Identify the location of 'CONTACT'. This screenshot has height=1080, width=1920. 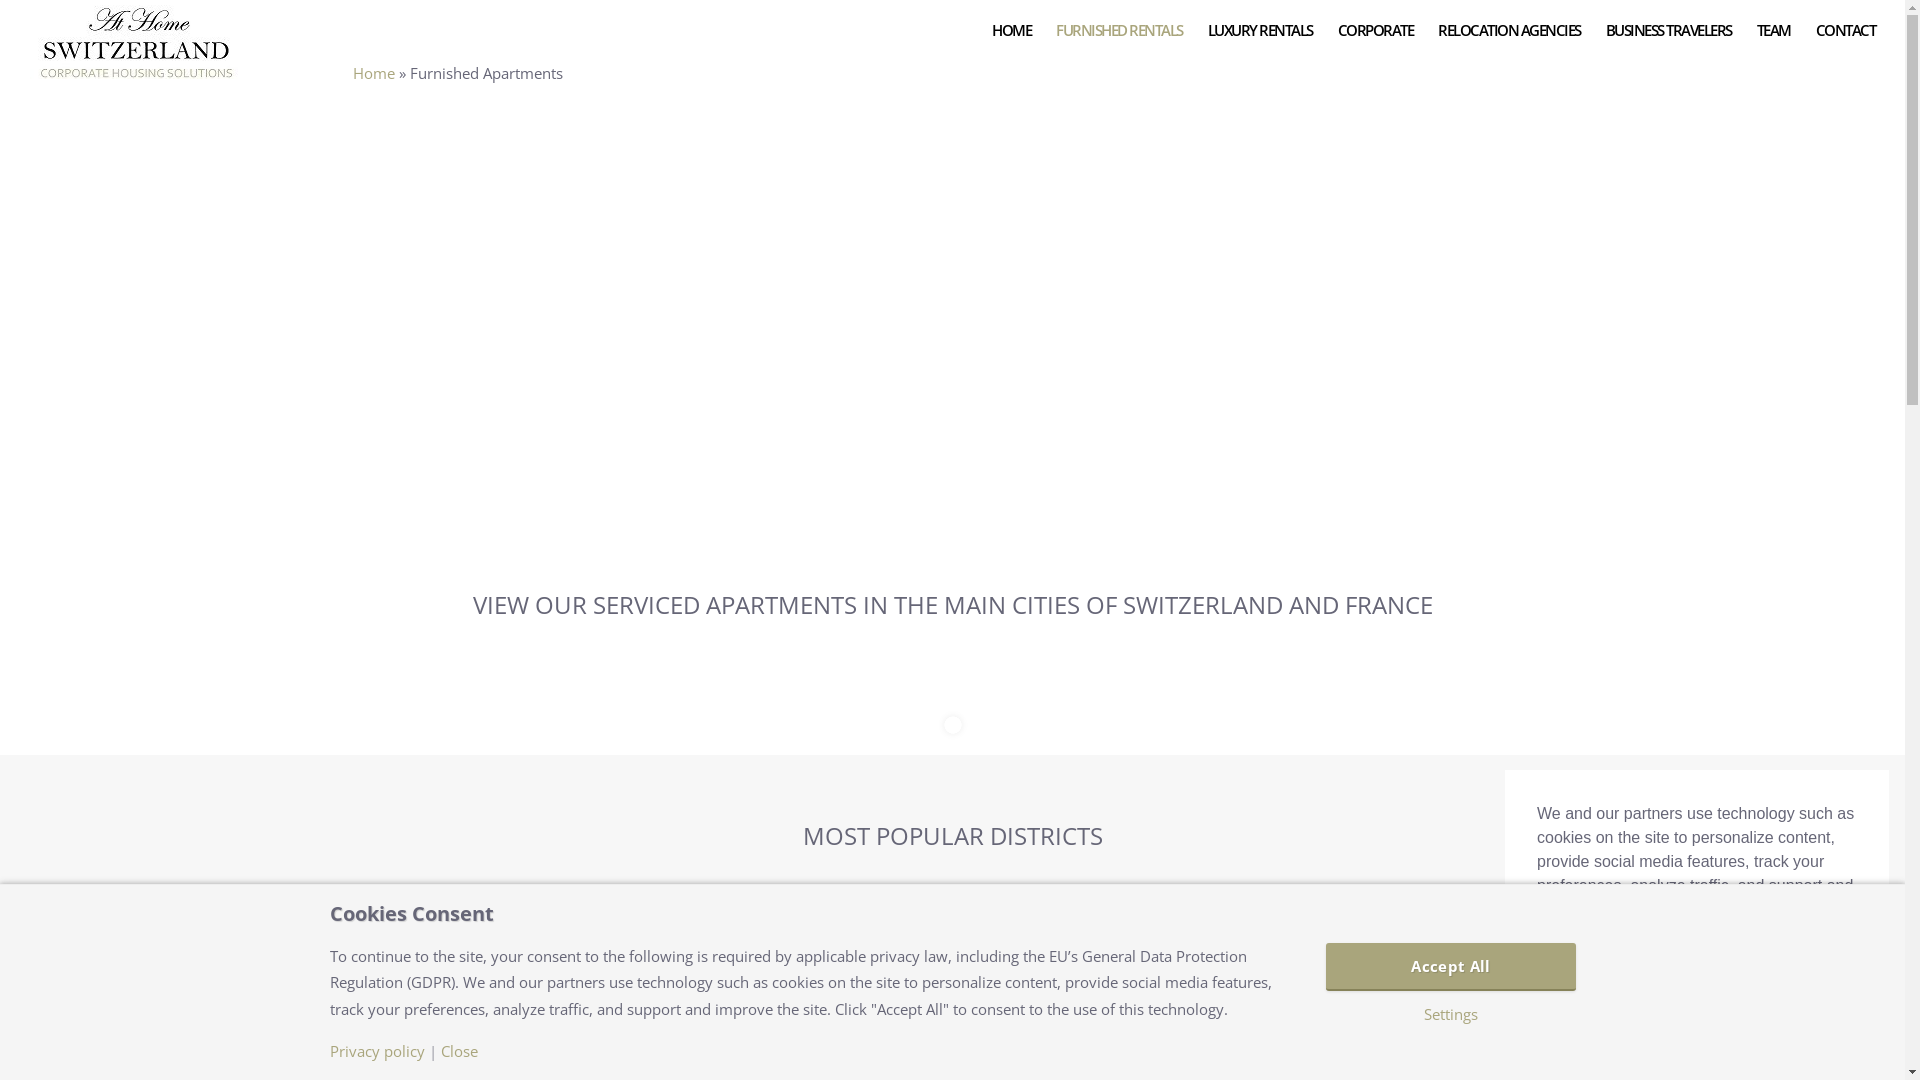
(1845, 30).